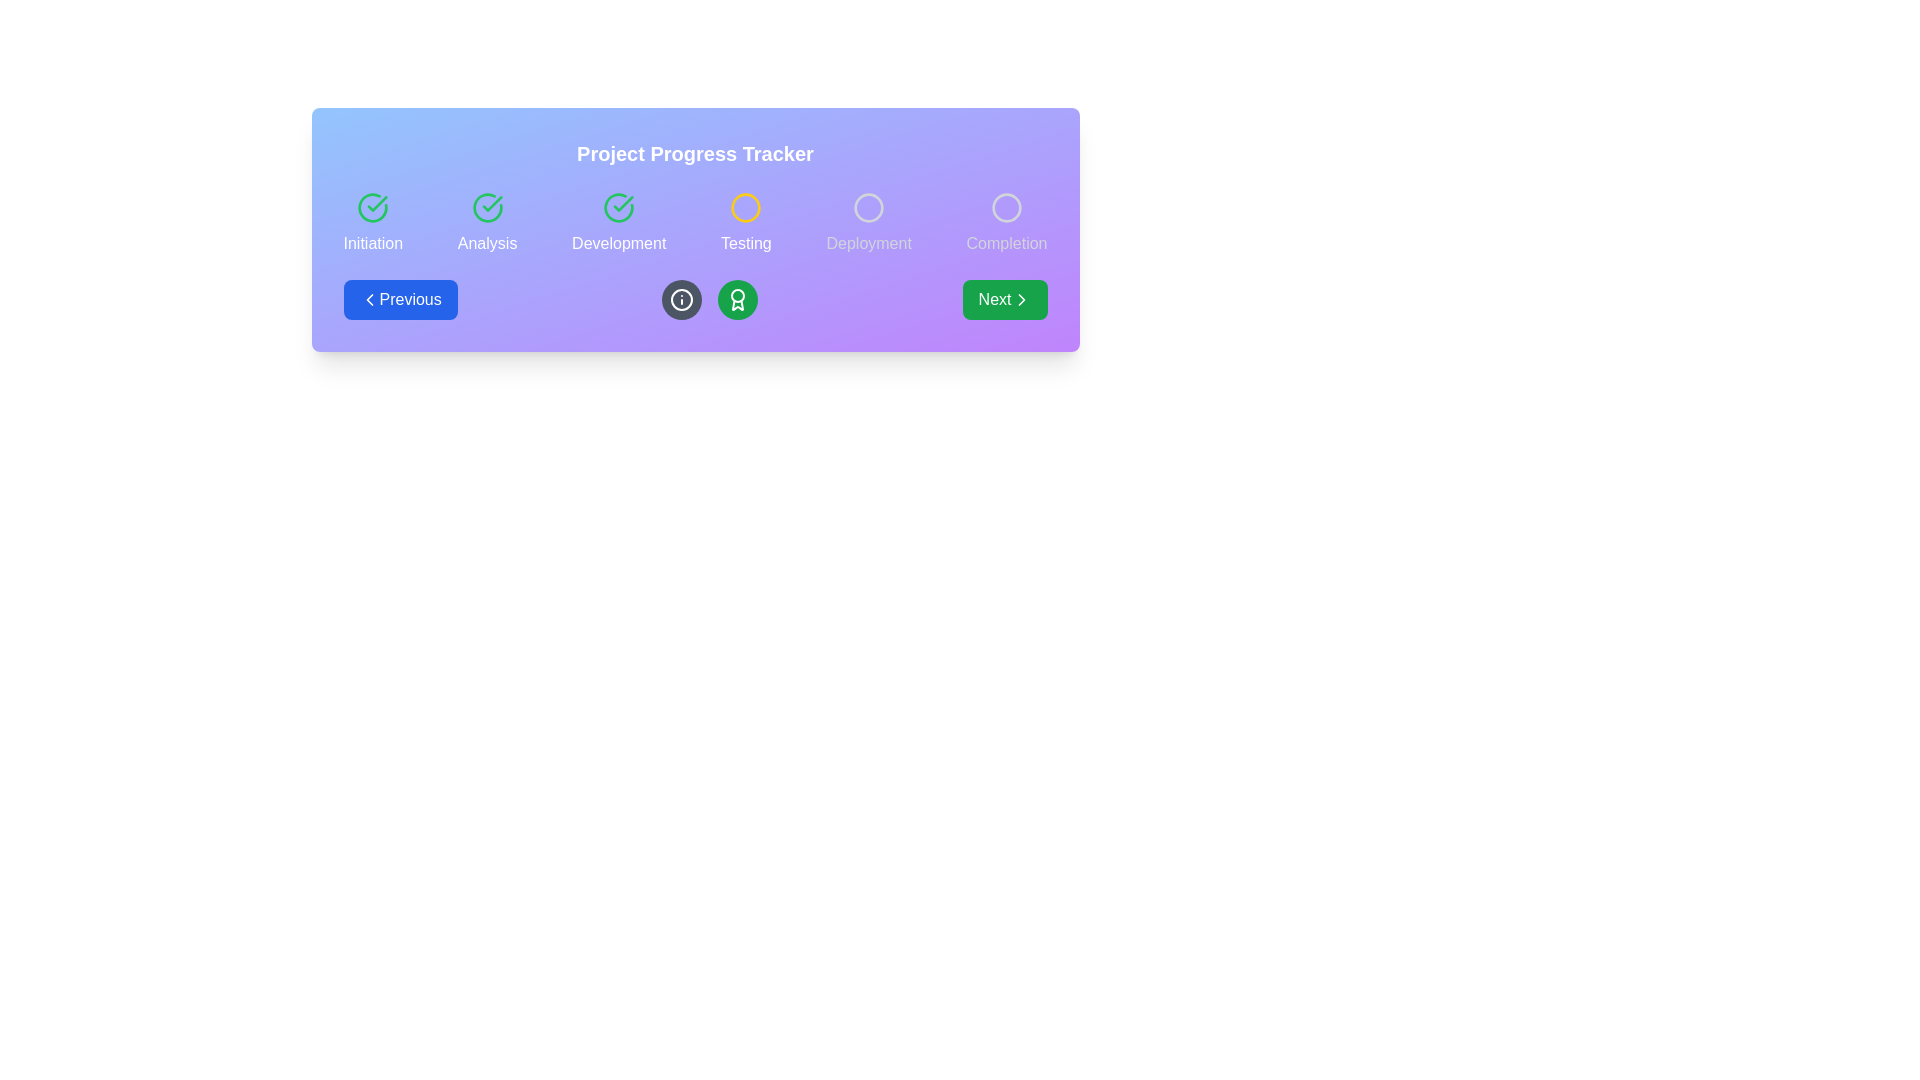 This screenshot has height=1080, width=1920. What do you see at coordinates (618, 223) in the screenshot?
I see `the Progress step indicator, which features a green circular icon with a checkmark and the text 'Development' below it, positioned as the third step in a list of progress steps` at bounding box center [618, 223].